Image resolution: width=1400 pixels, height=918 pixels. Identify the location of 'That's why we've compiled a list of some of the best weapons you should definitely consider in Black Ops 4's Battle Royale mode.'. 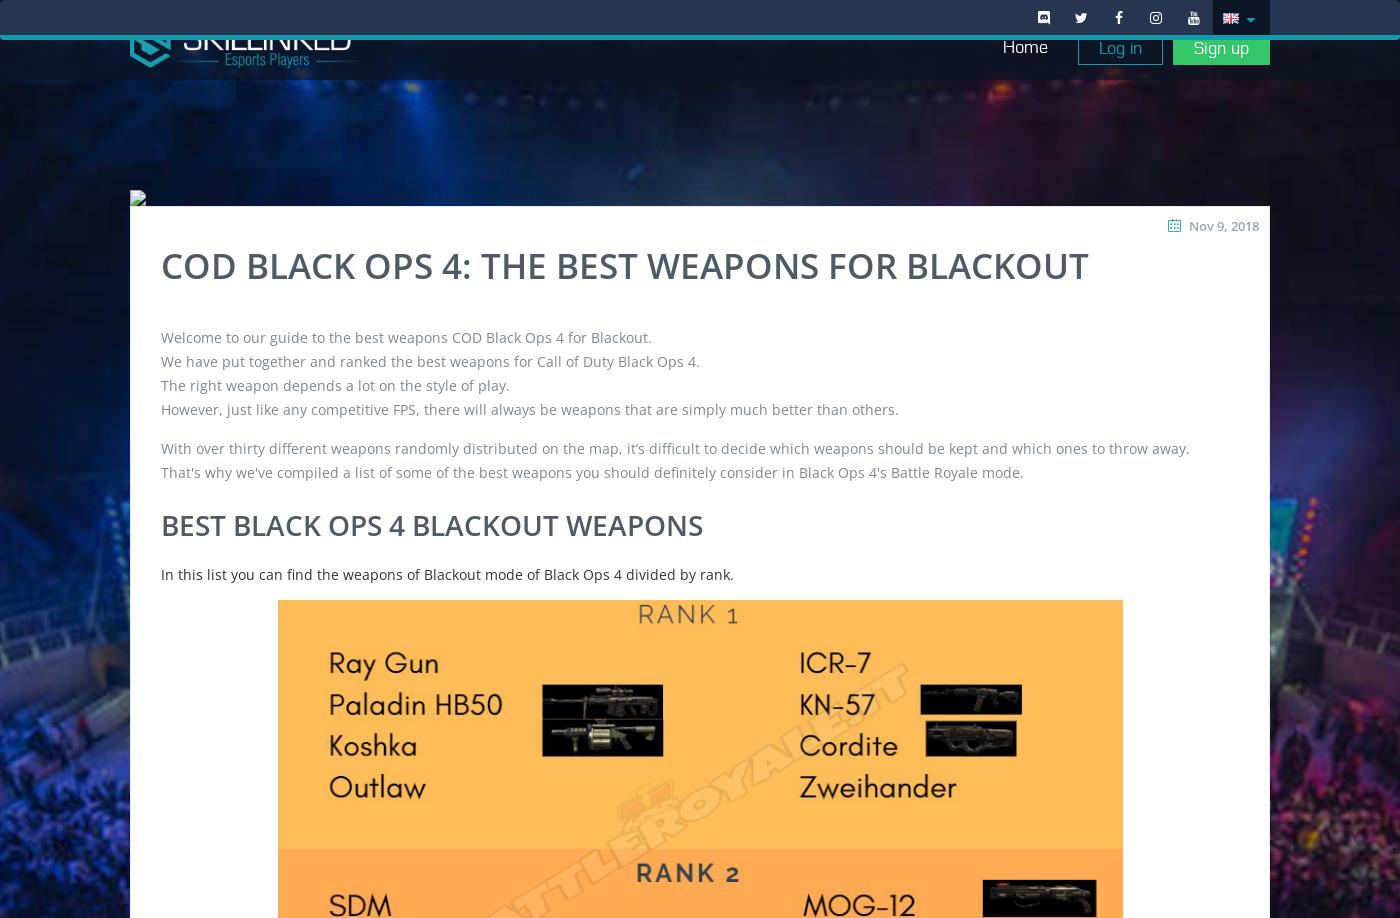
(592, 471).